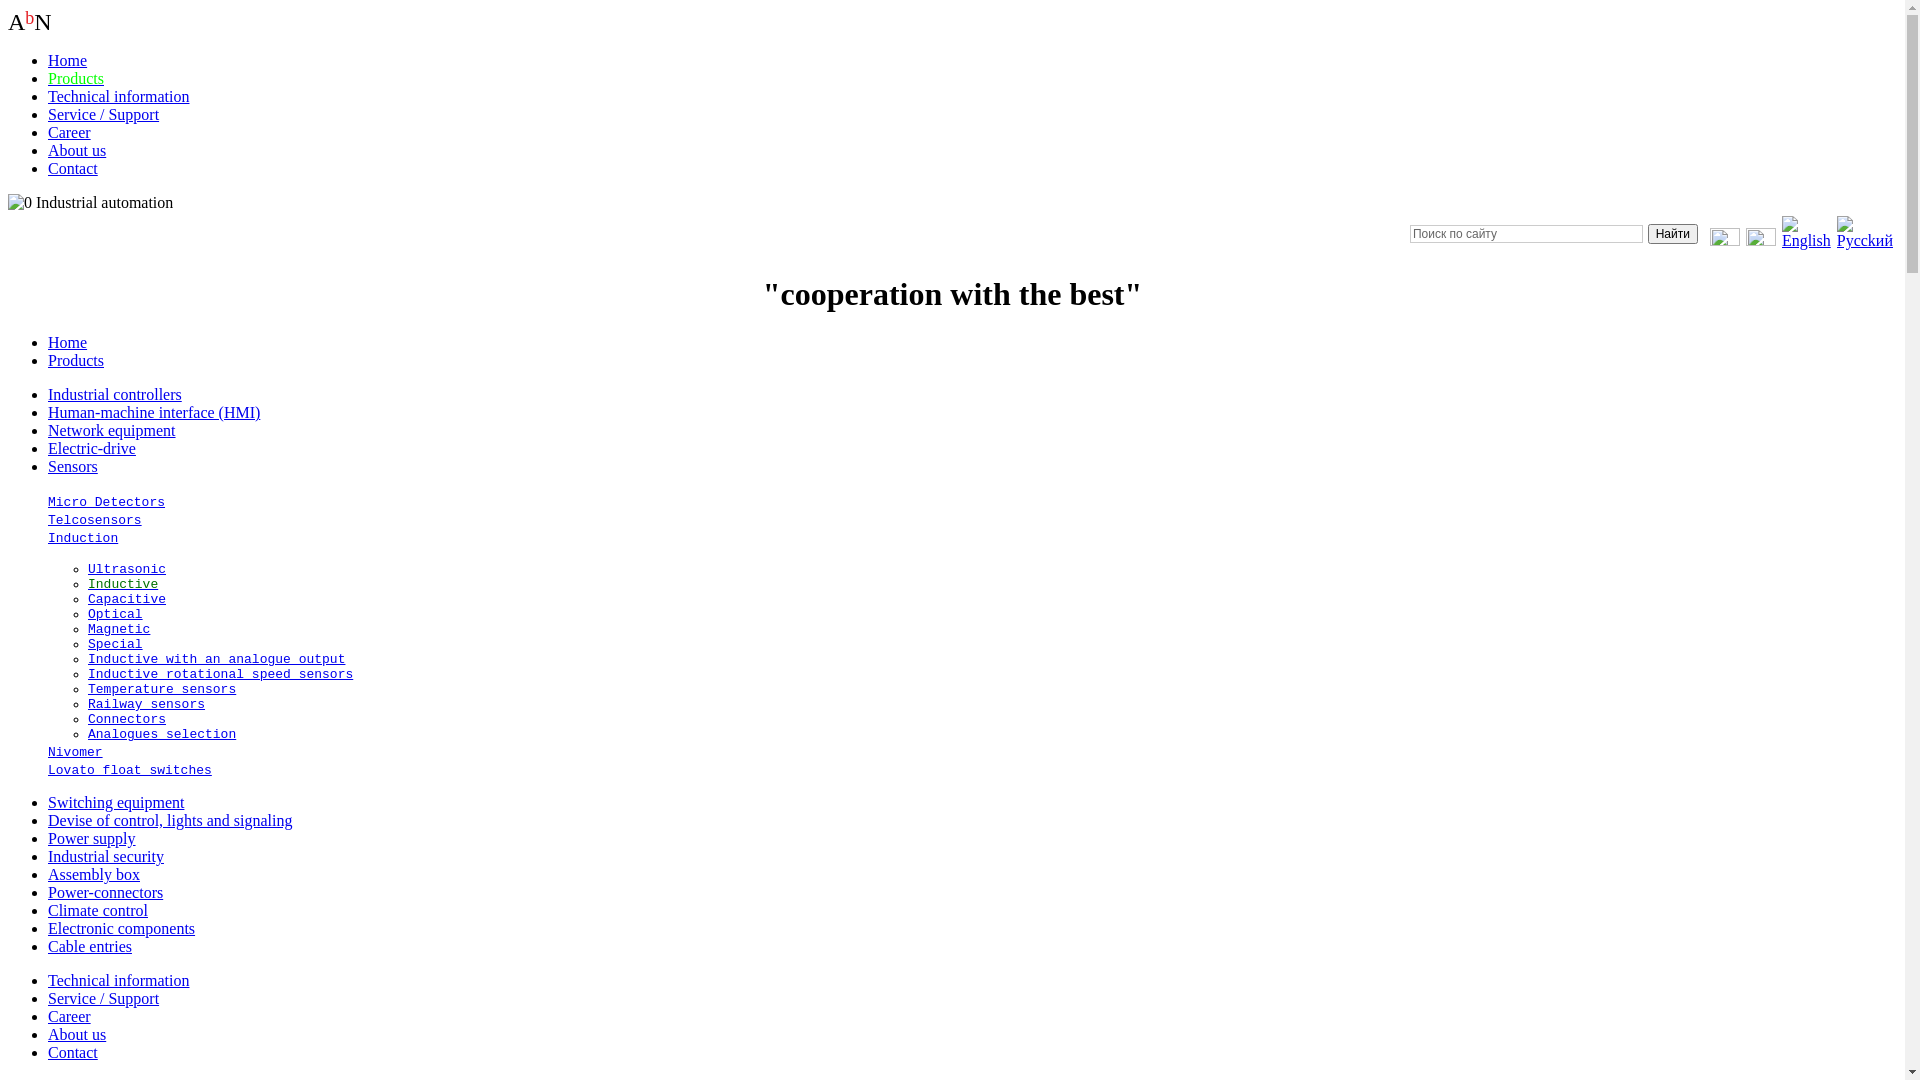  Describe the element at coordinates (220, 674) in the screenshot. I see `'Inductive rotational speed sensors'` at that location.